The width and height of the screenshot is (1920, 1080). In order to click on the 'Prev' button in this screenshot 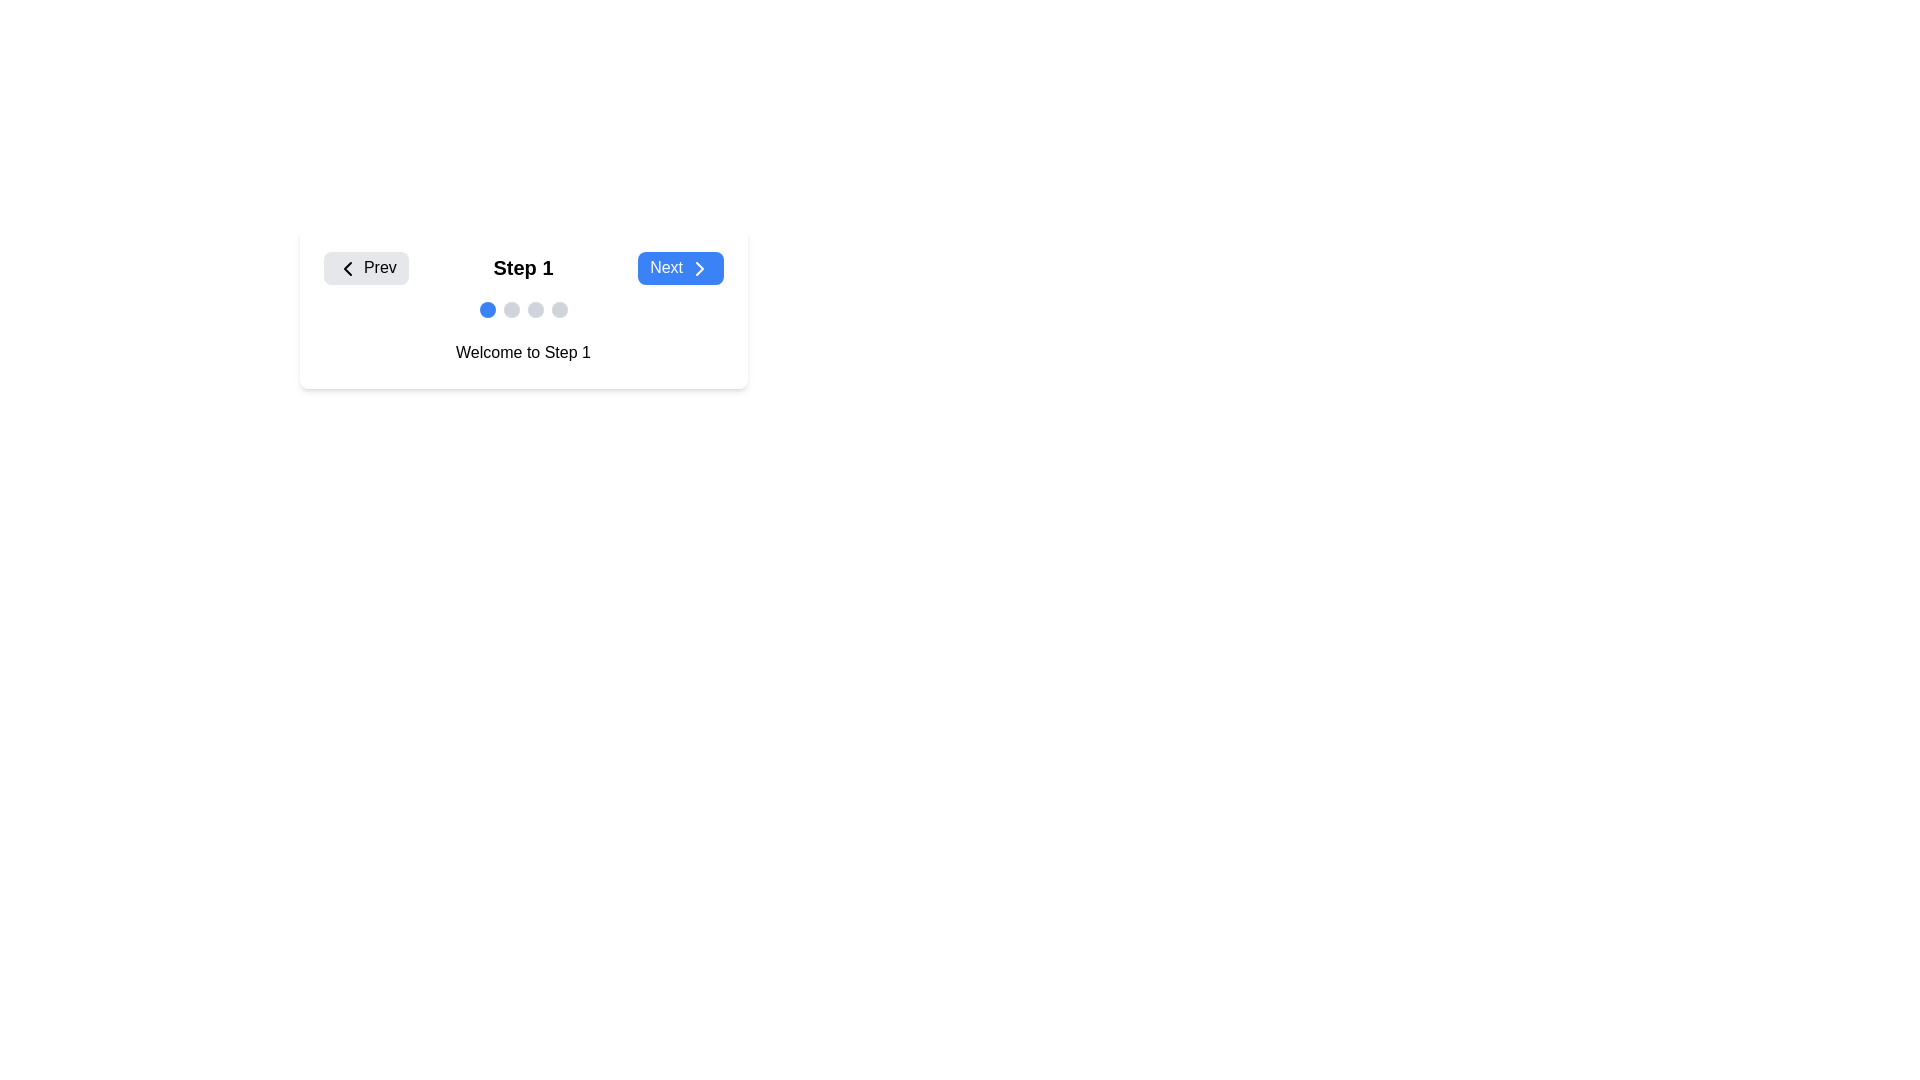, I will do `click(366, 267)`.